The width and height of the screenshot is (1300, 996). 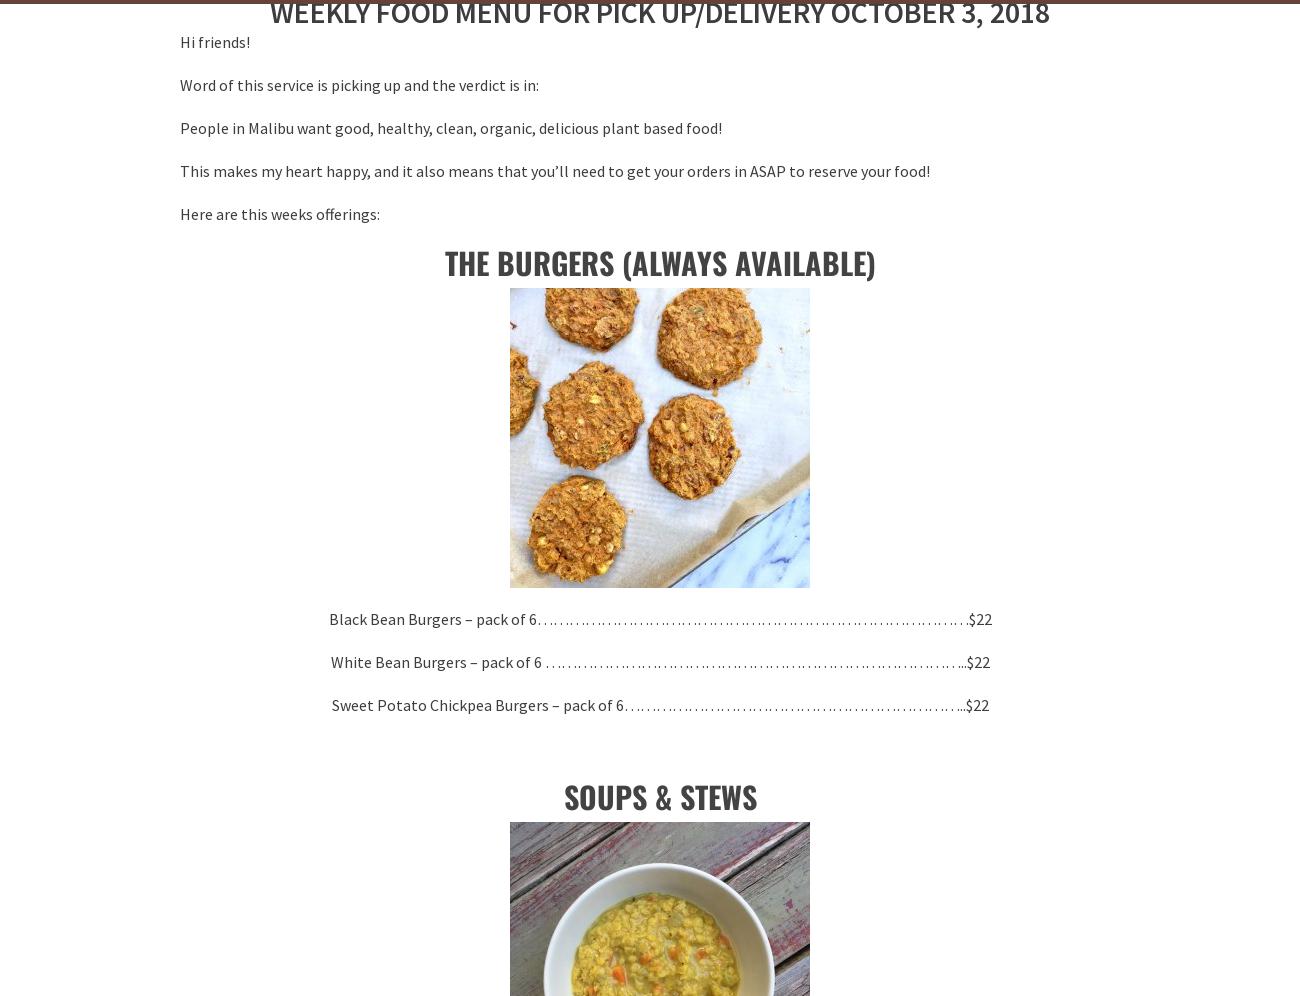 I want to click on 'White Bean Burgers – pack of 6 ……………………………………………………………………..$22', so click(x=658, y=661).